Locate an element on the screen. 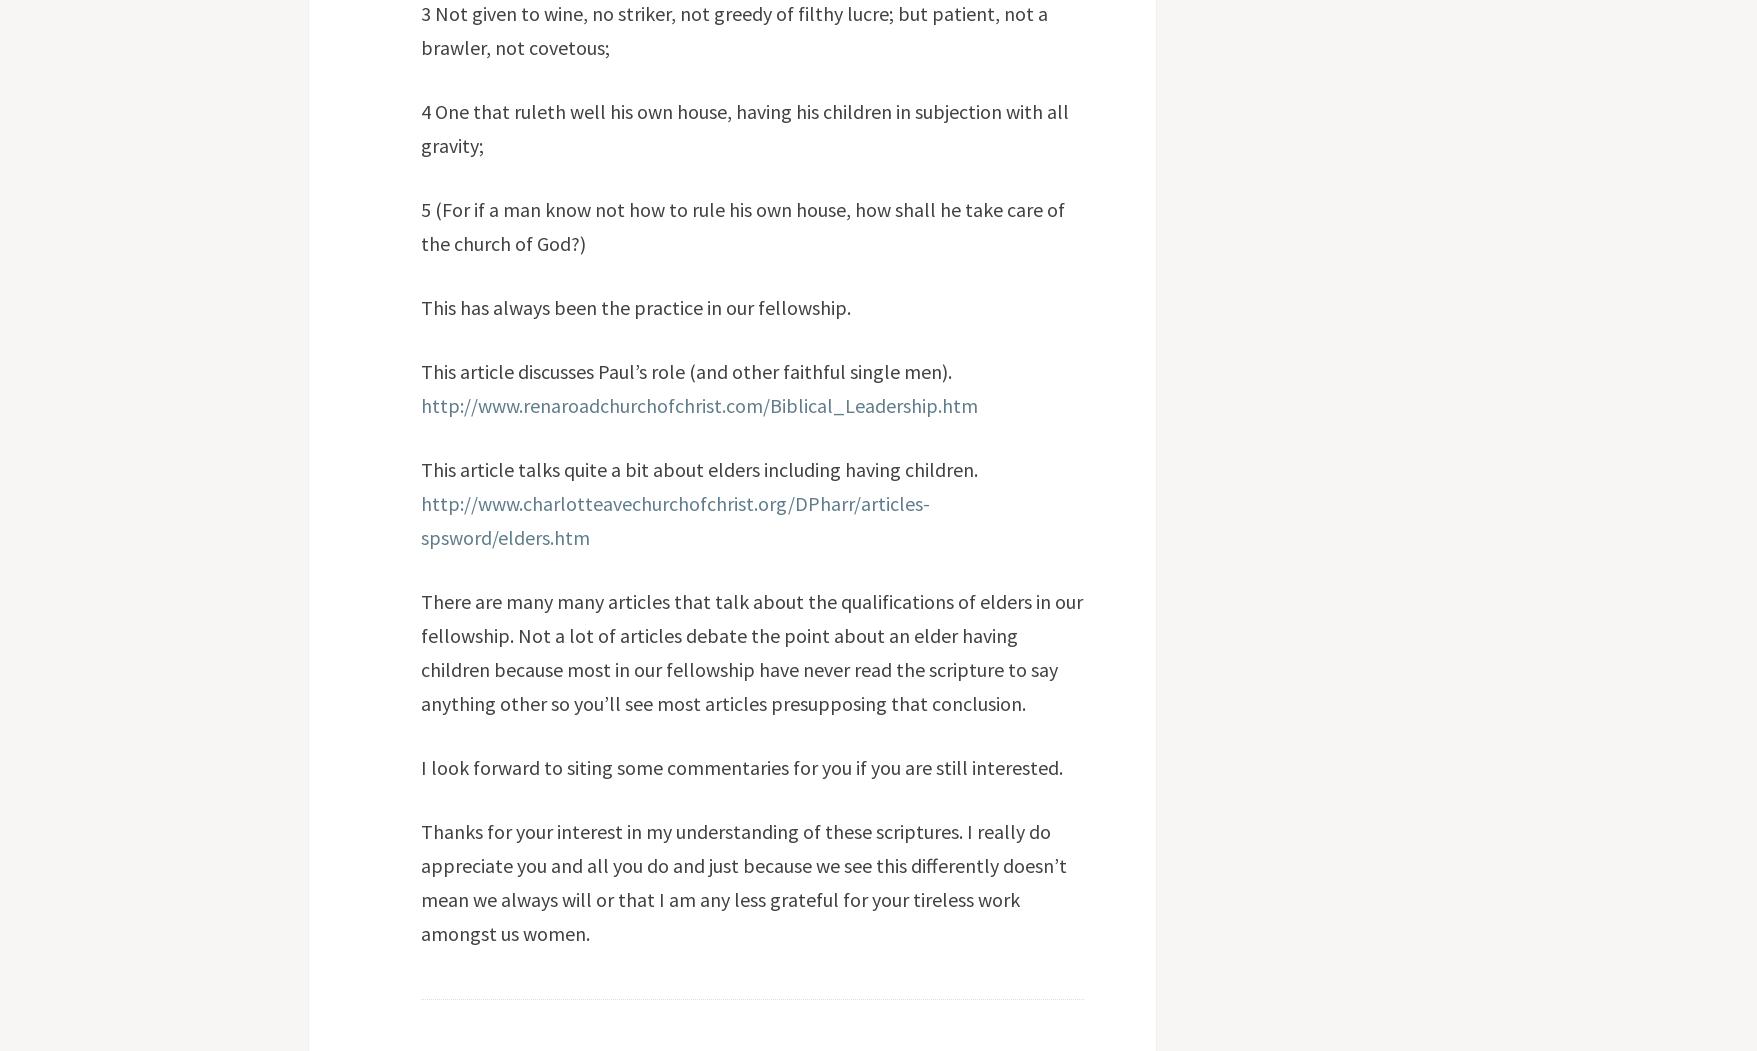 This screenshot has height=1051, width=1757. 'This has always been the practice in our fellowship.' is located at coordinates (633, 305).